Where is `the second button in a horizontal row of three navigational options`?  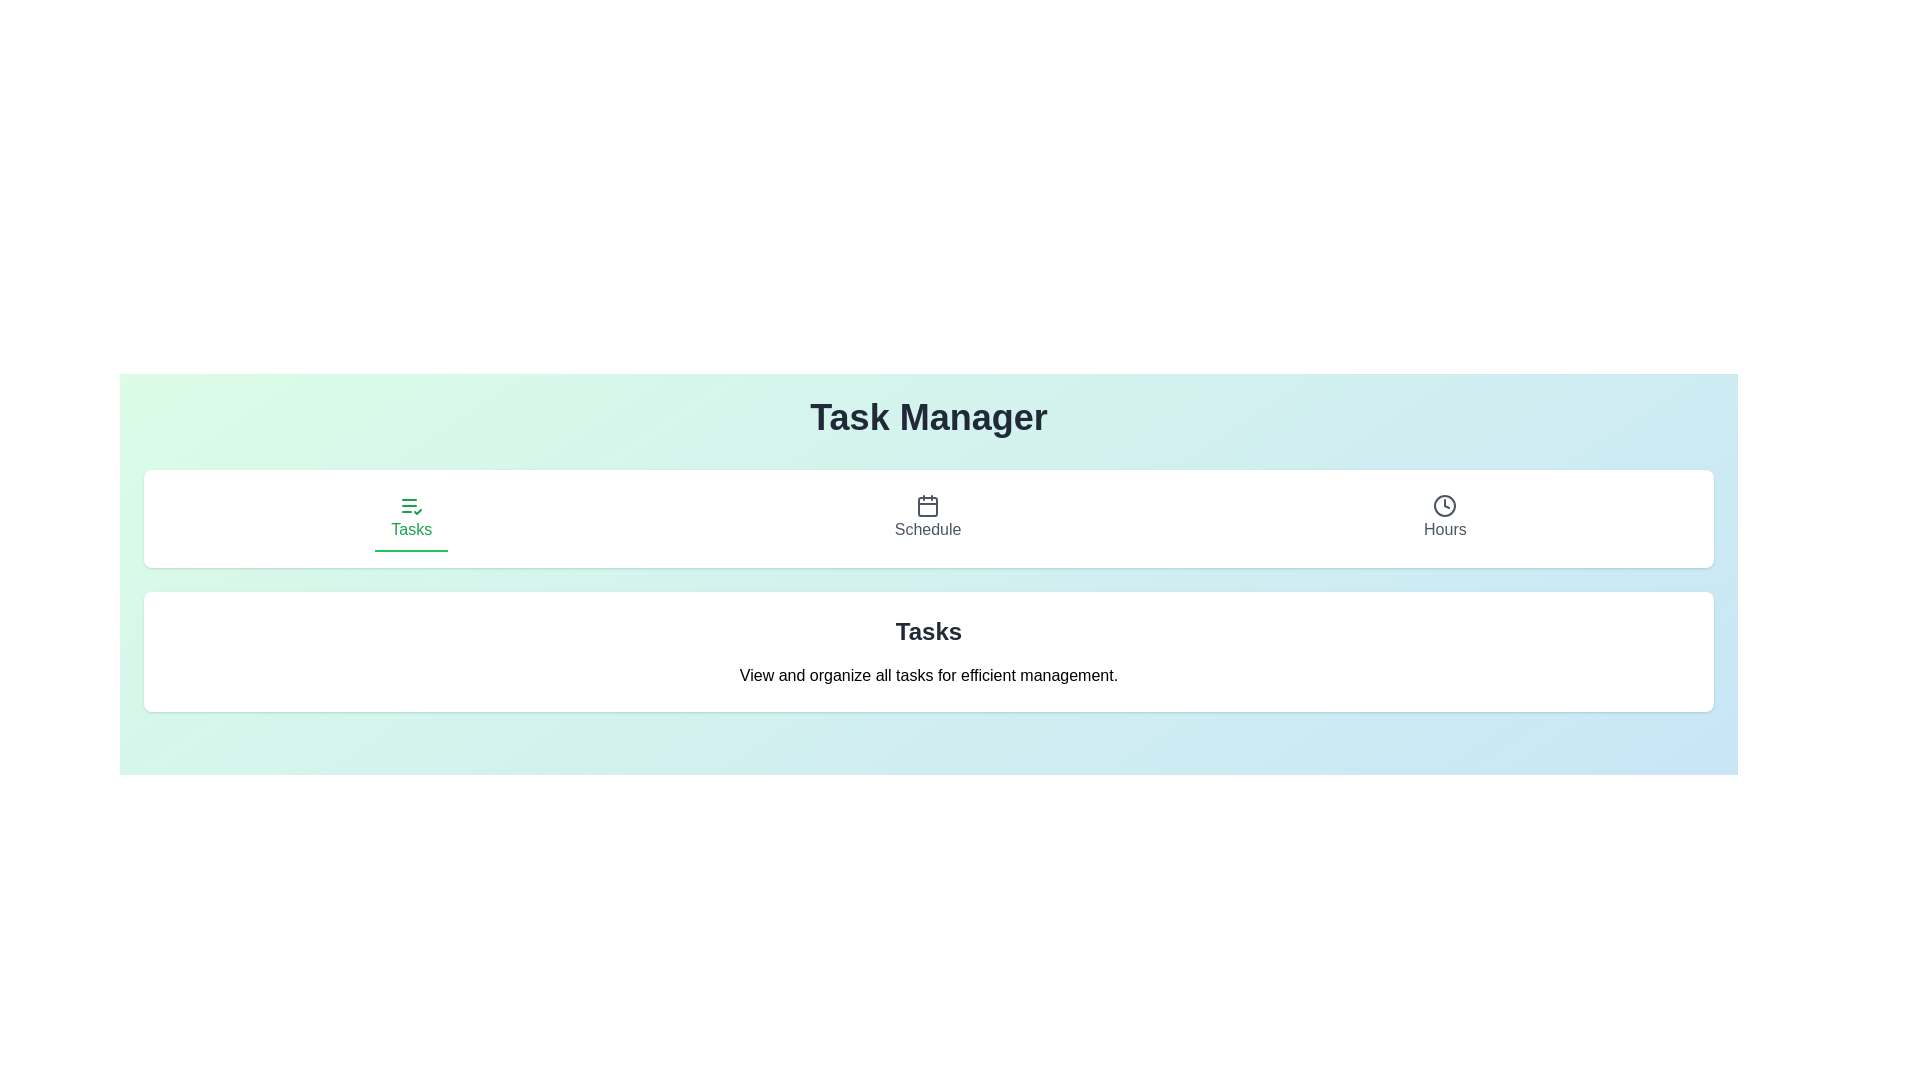
the second button in a horizontal row of three navigational options is located at coordinates (926, 518).